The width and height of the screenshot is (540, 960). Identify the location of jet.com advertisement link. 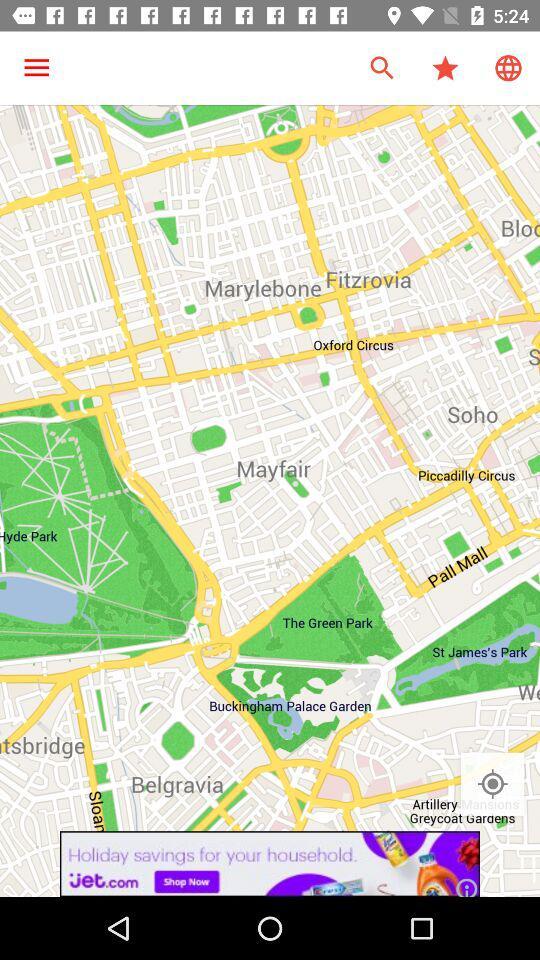
(270, 863).